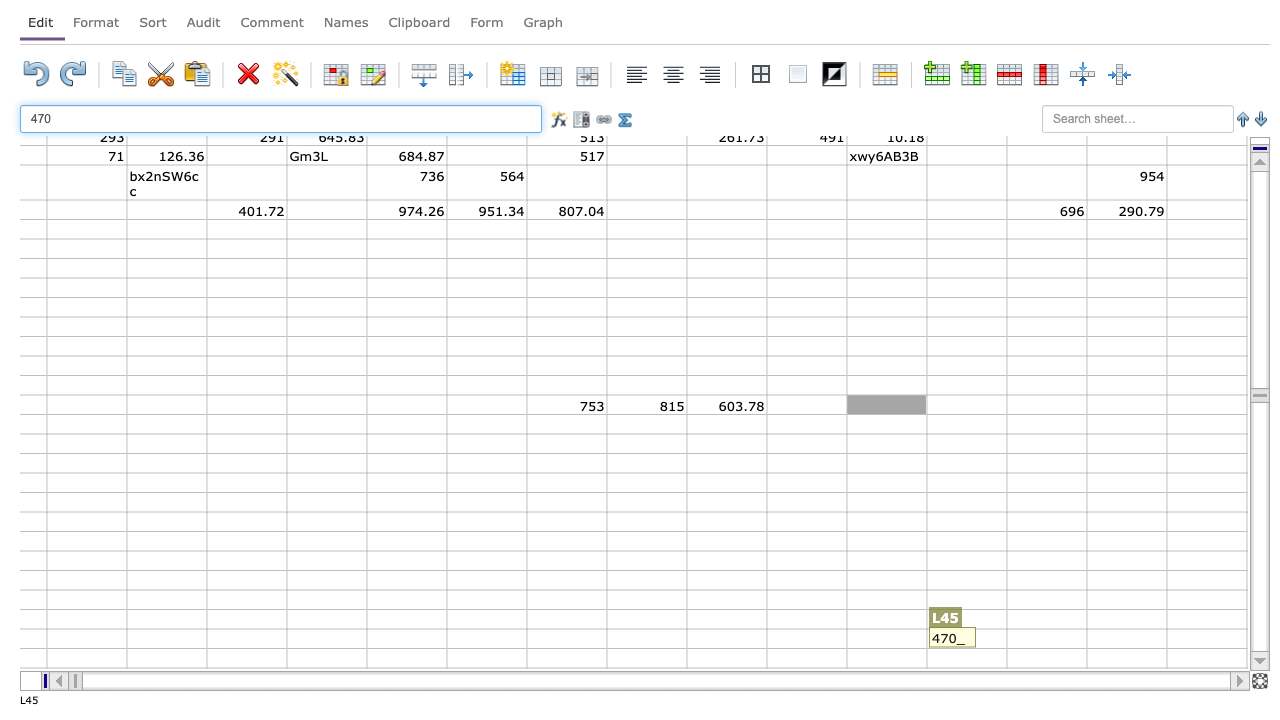  I want to click on Right edge of N-57, so click(1085, 638).